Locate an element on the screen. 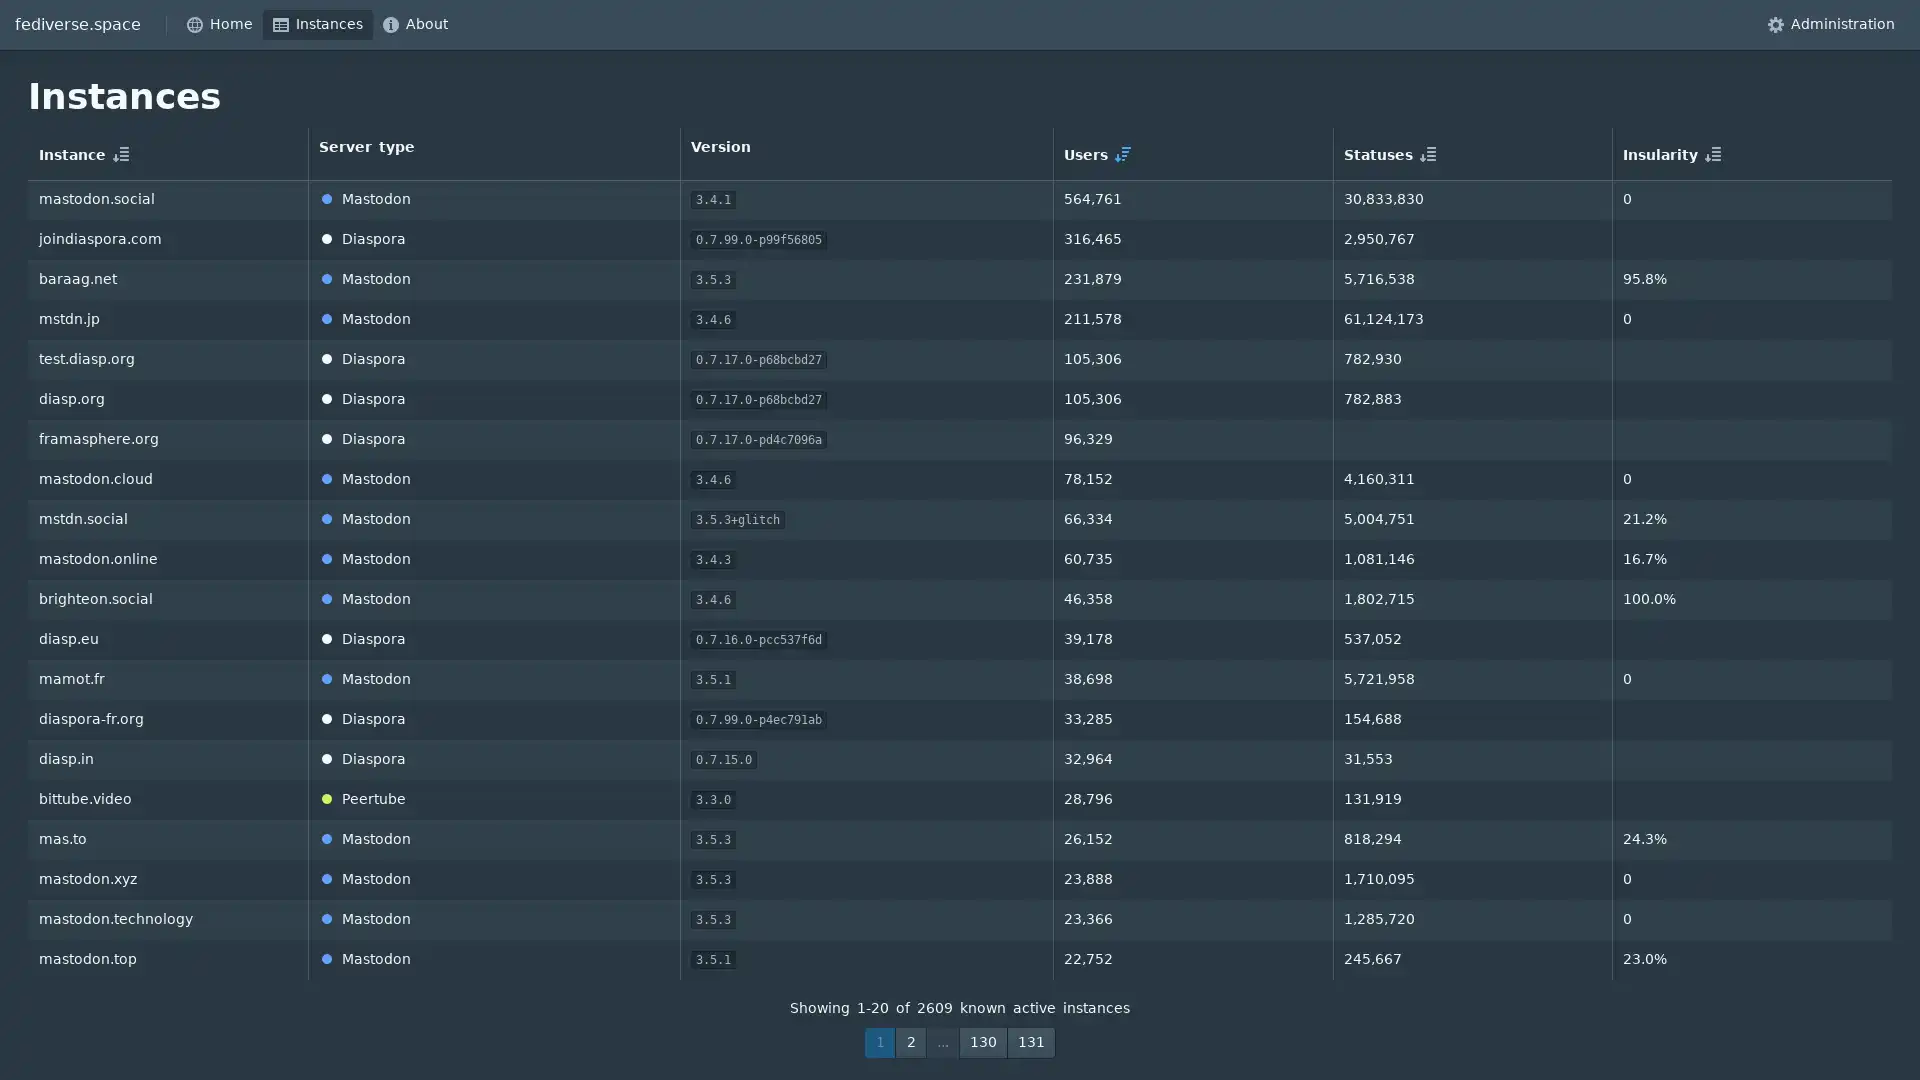  131 is located at coordinates (1031, 1041).